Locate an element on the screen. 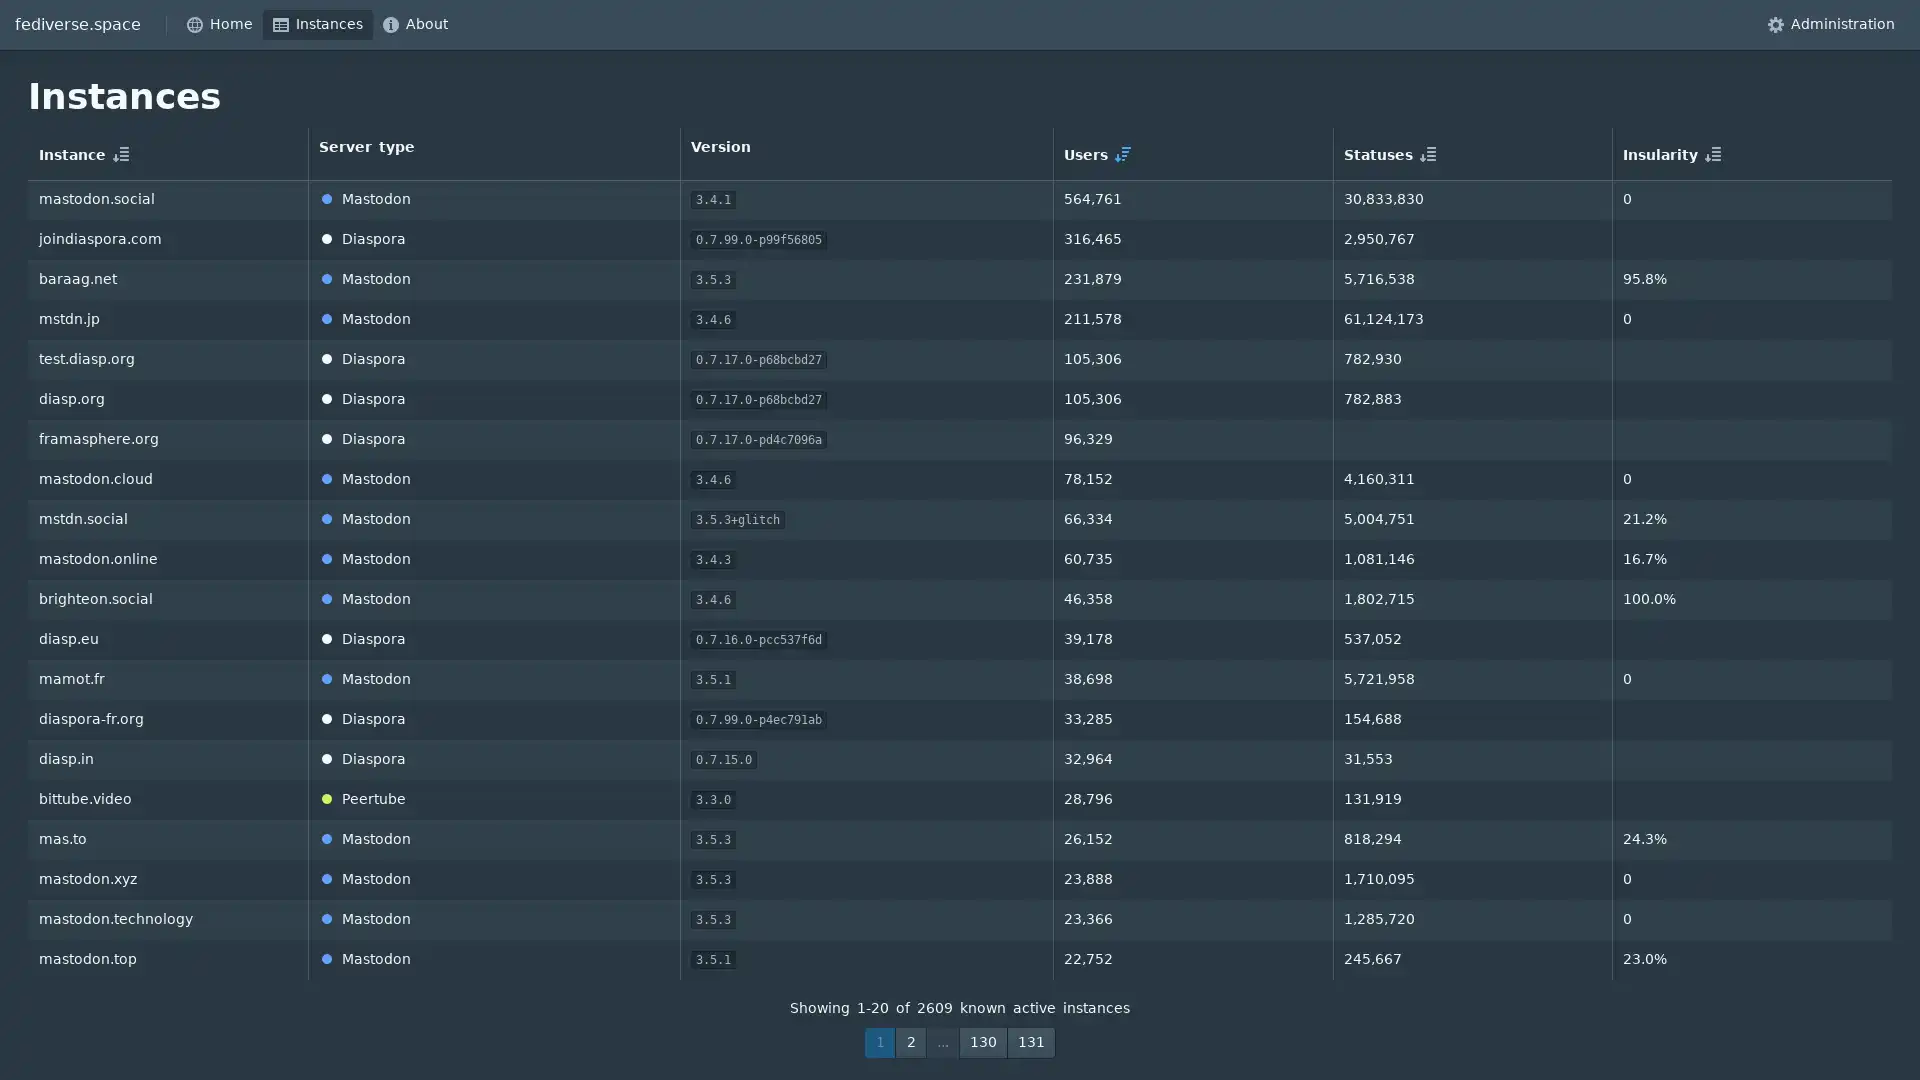  131 is located at coordinates (1031, 1041).